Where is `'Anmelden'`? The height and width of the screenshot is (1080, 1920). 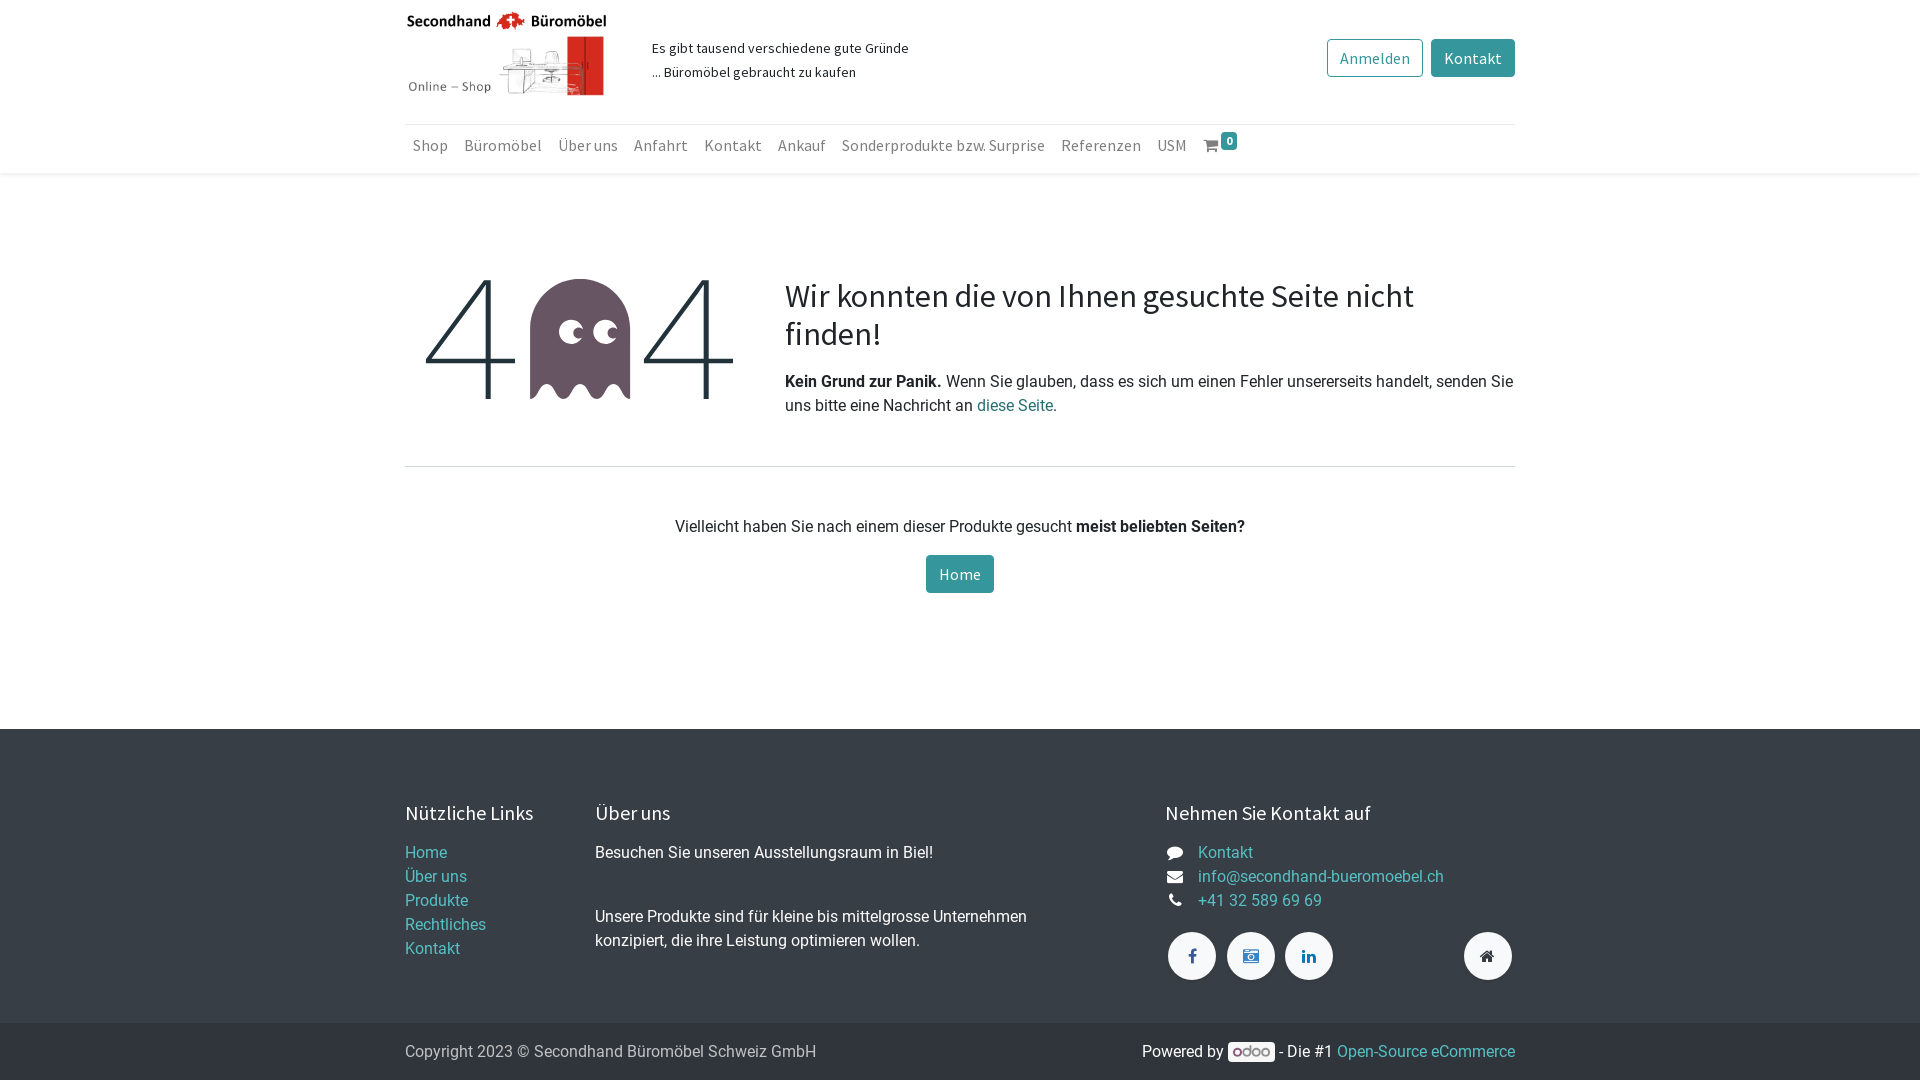
'Anmelden' is located at coordinates (1373, 56).